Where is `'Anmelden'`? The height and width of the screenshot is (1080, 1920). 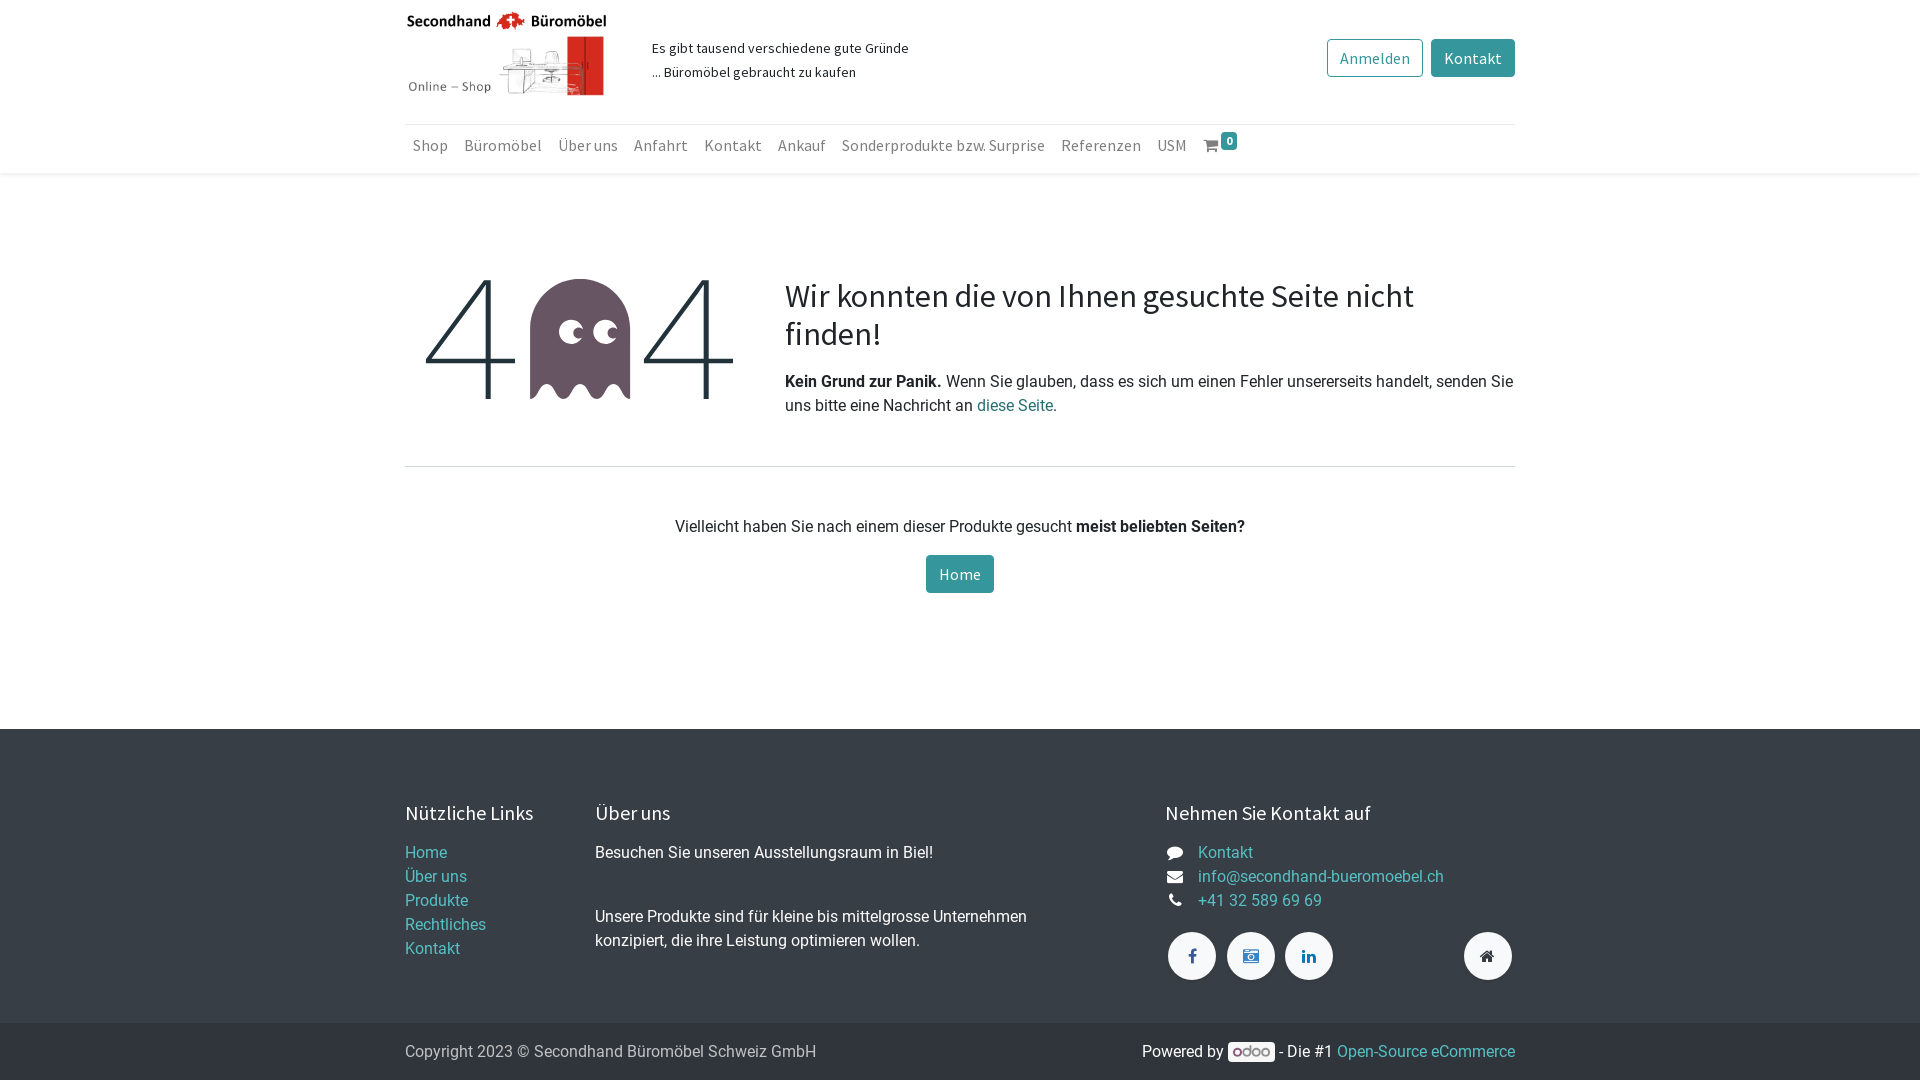
'Anmelden' is located at coordinates (1373, 56).